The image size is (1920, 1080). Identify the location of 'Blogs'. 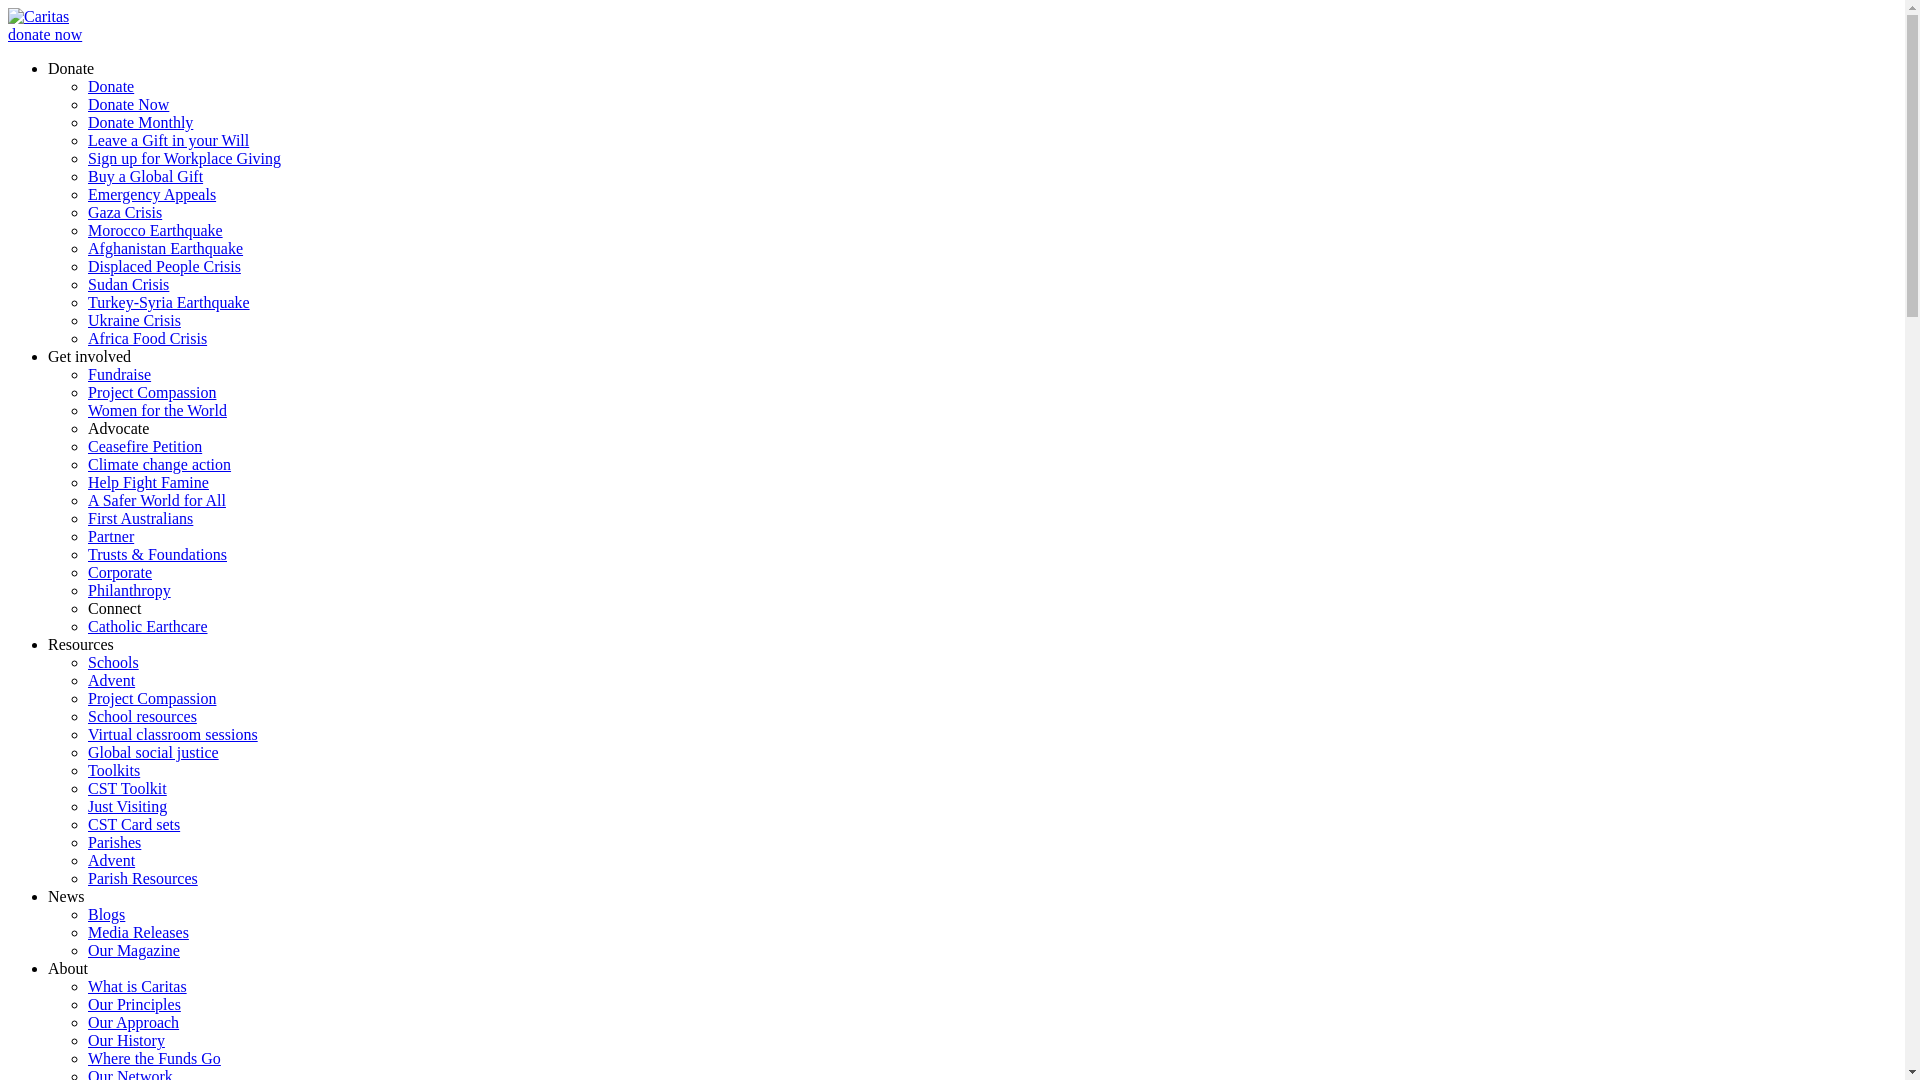
(86, 914).